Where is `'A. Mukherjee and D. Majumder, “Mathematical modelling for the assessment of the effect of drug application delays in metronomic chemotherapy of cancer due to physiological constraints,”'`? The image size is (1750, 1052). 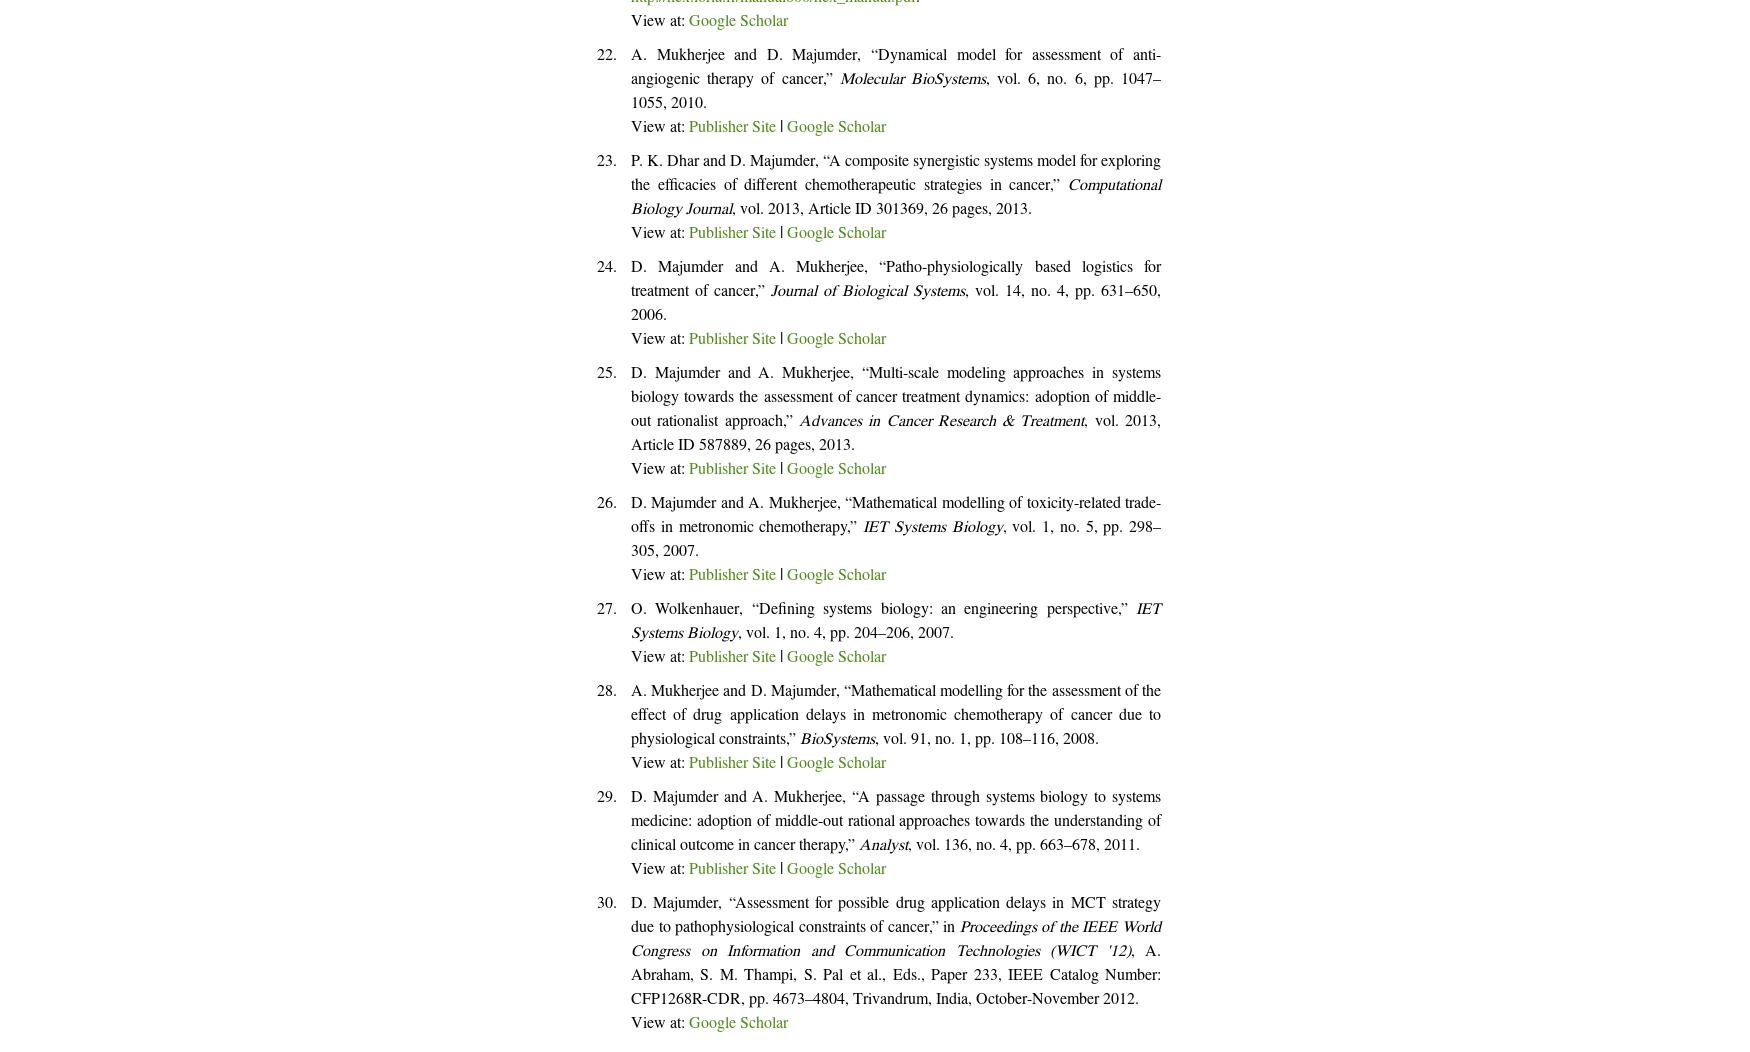
'A. Mukherjee and D. Majumder, “Mathematical modelling for the assessment of the effect of drug application delays in metronomic chemotherapy of cancer due to physiological constraints,”' is located at coordinates (895, 717).